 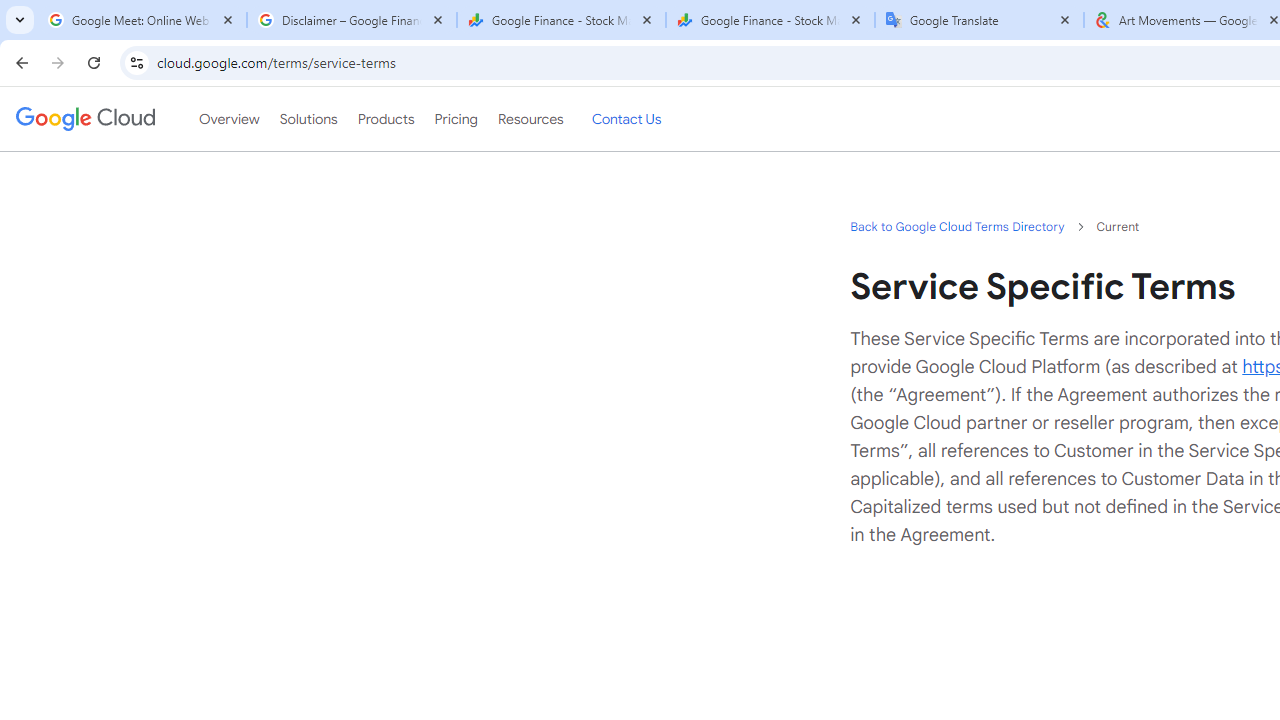 I want to click on 'Products', so click(x=385, y=119).